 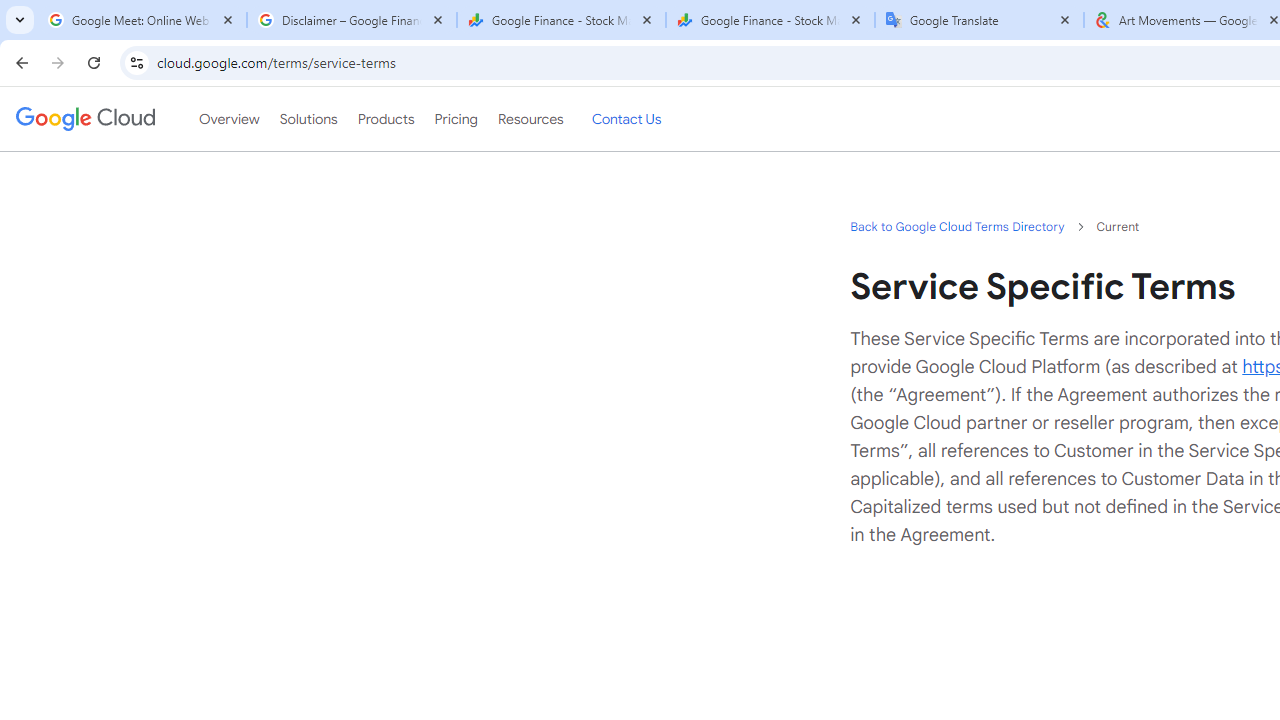 I want to click on 'Products', so click(x=385, y=119).